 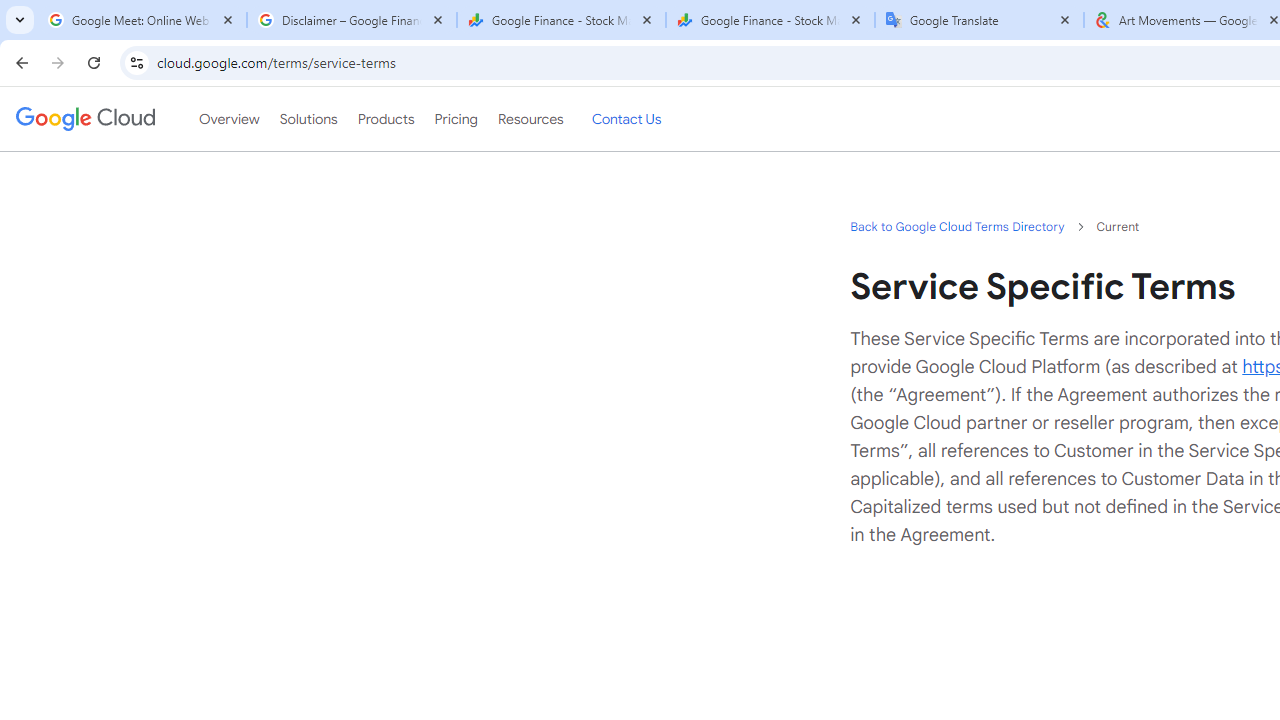 I want to click on 'Products', so click(x=385, y=119).